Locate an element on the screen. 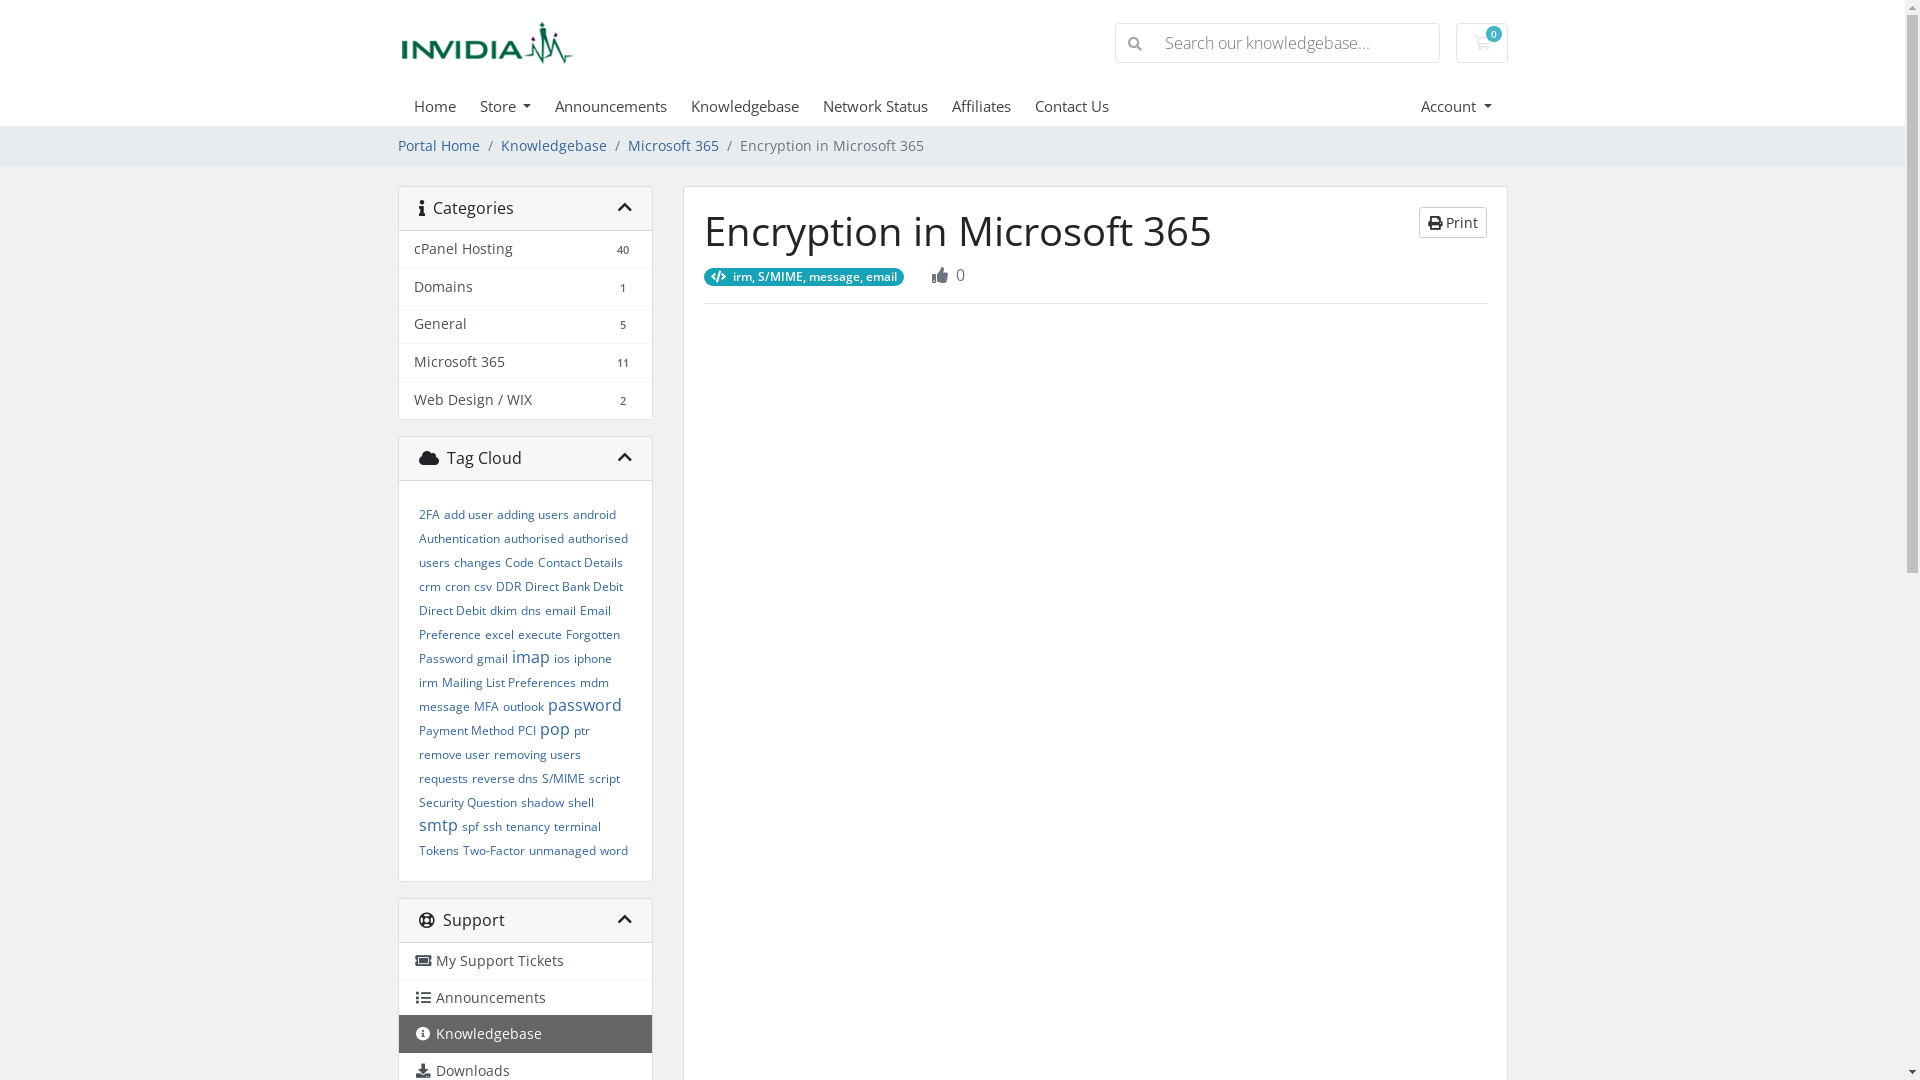 Image resolution: width=1920 pixels, height=1080 pixels. 'Two-Factor' is located at coordinates (493, 850).